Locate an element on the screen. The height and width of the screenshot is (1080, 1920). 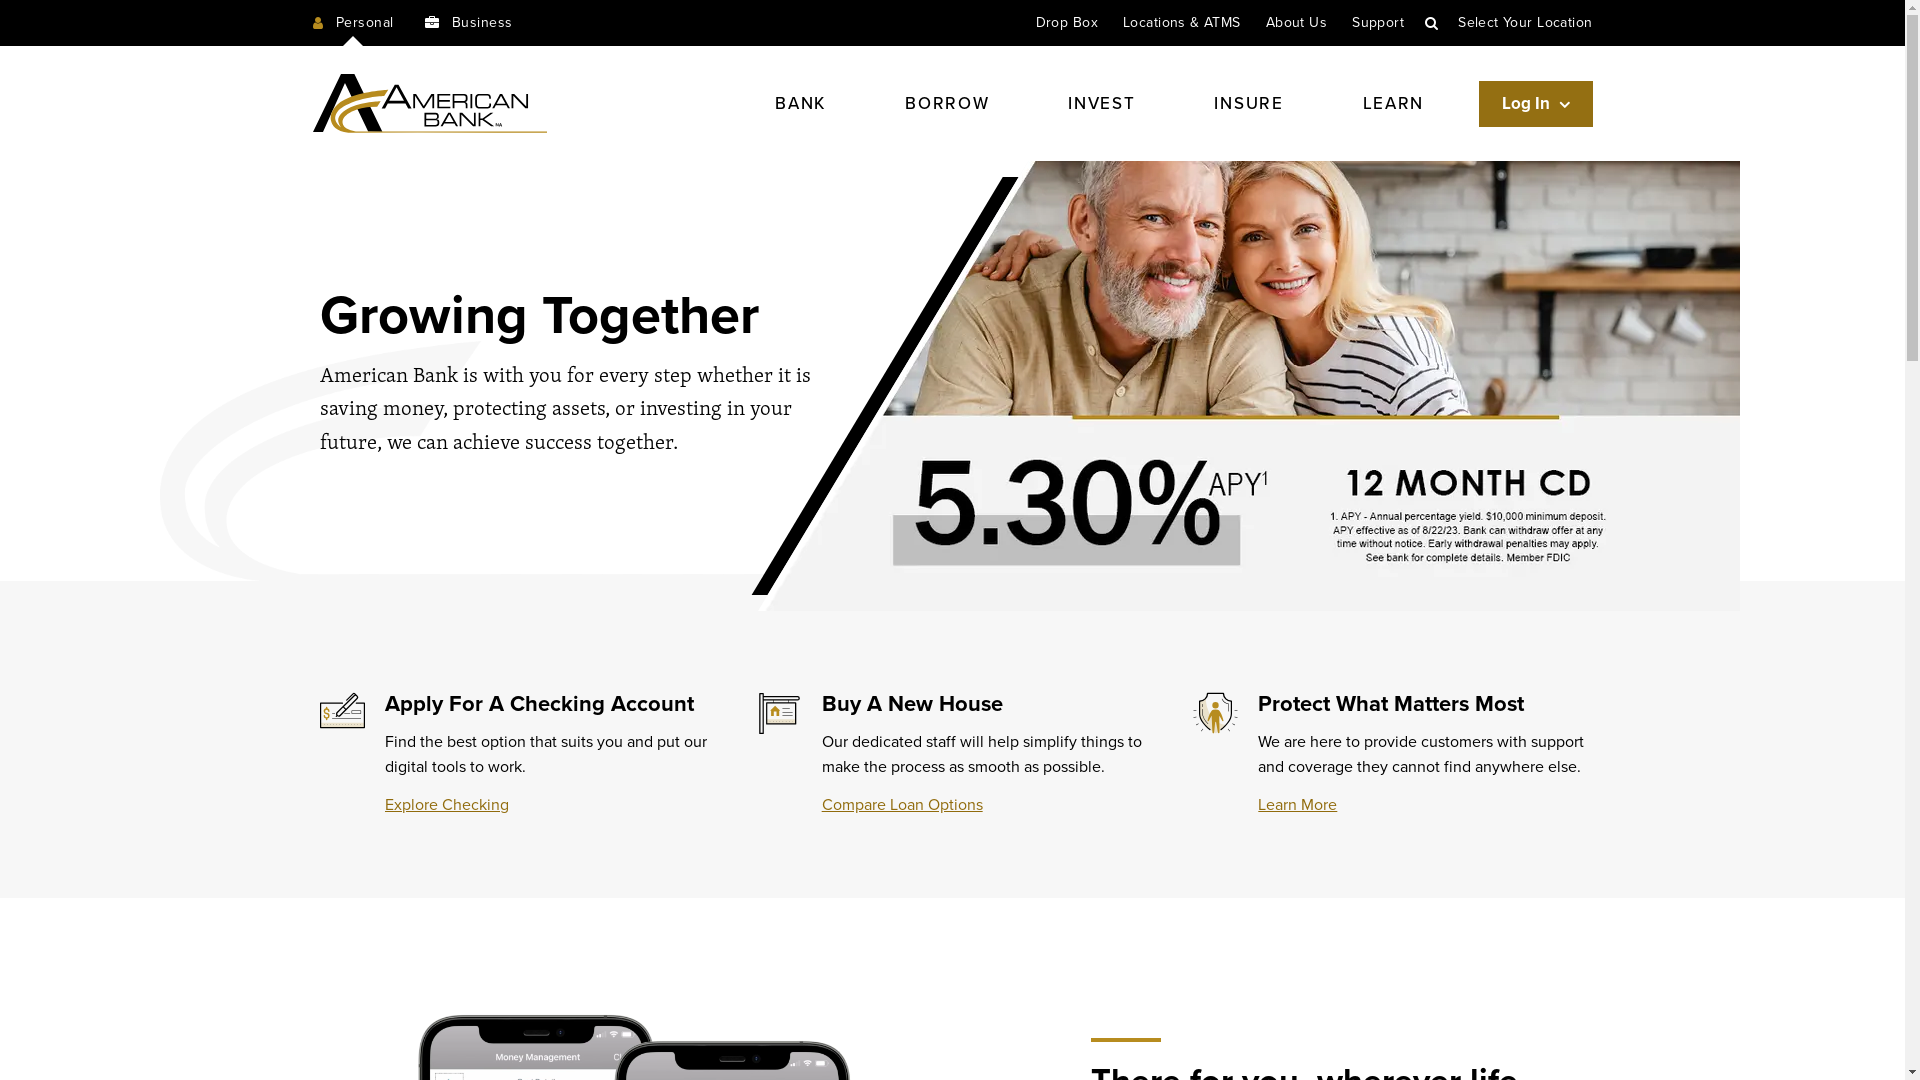
'Protect What Matters Most' is located at coordinates (1390, 703).